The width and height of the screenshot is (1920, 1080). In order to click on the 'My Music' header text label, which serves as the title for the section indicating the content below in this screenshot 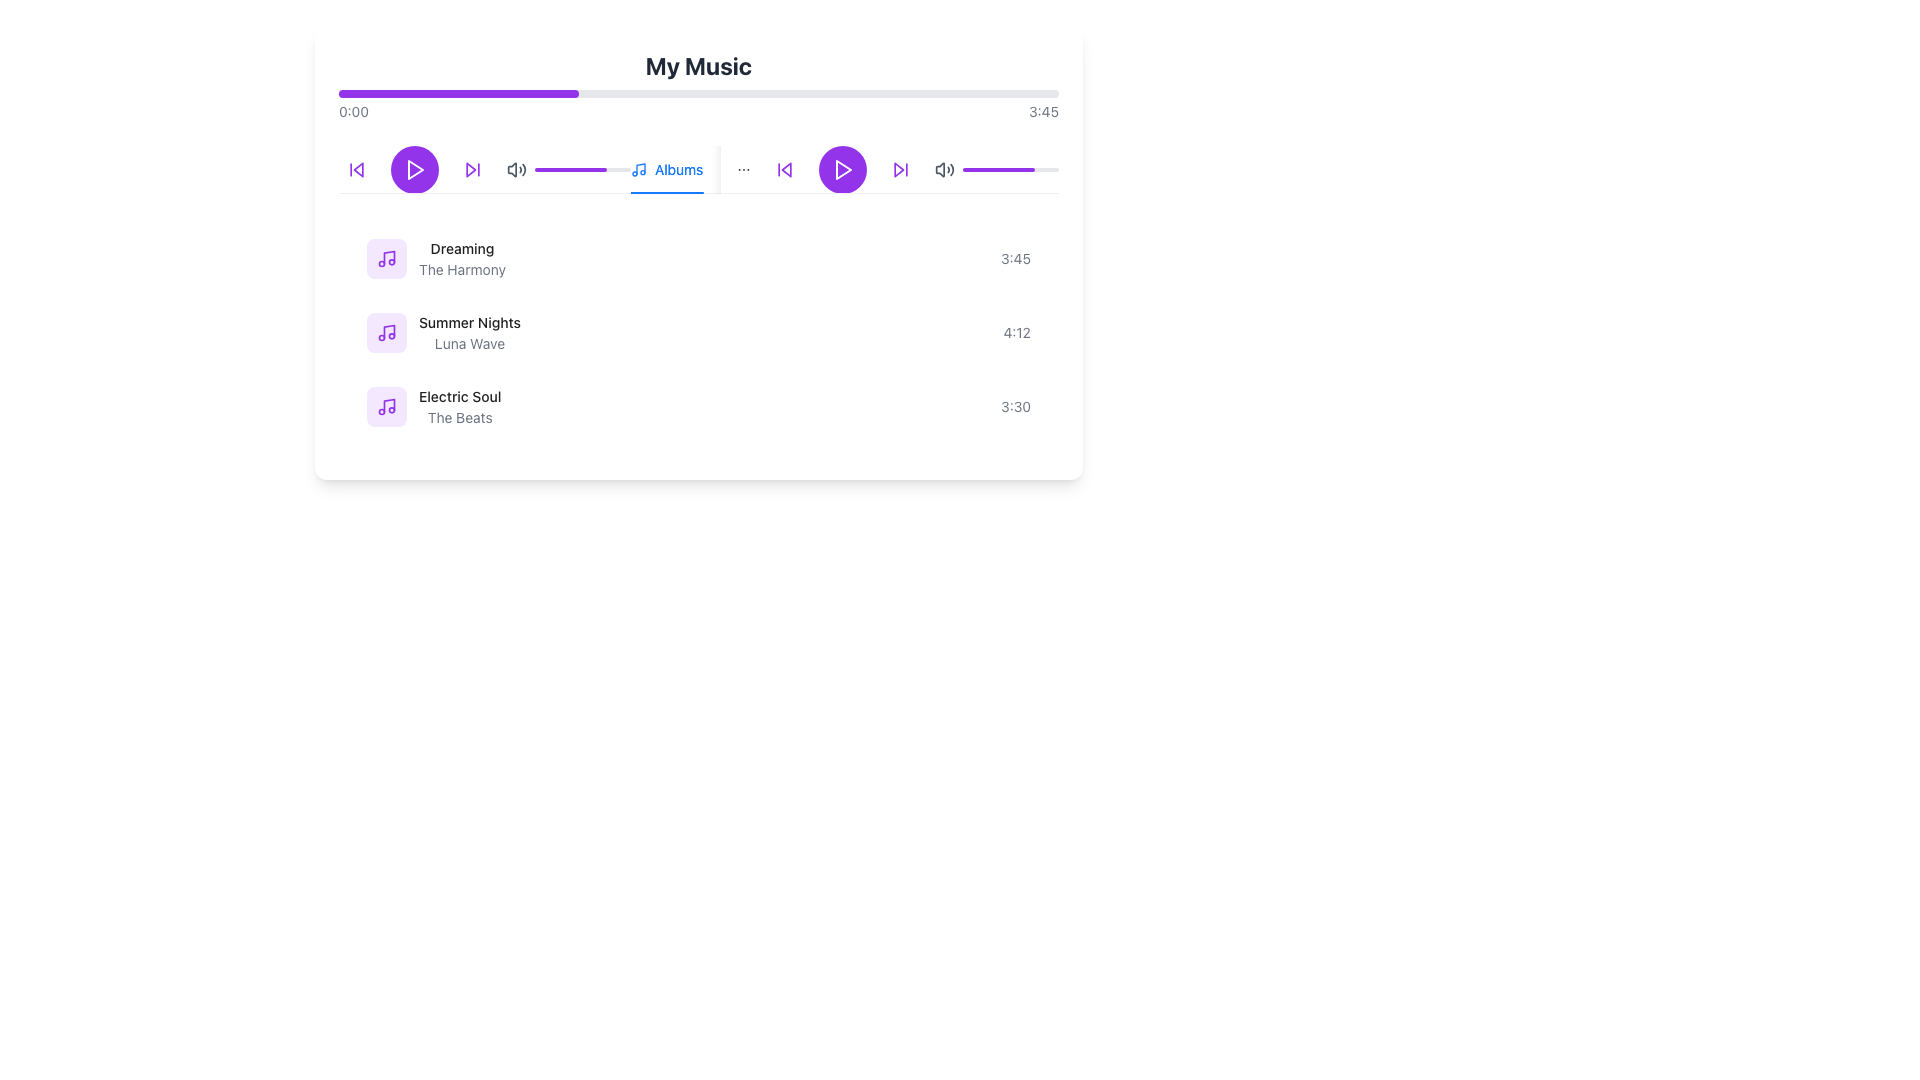, I will do `click(699, 64)`.